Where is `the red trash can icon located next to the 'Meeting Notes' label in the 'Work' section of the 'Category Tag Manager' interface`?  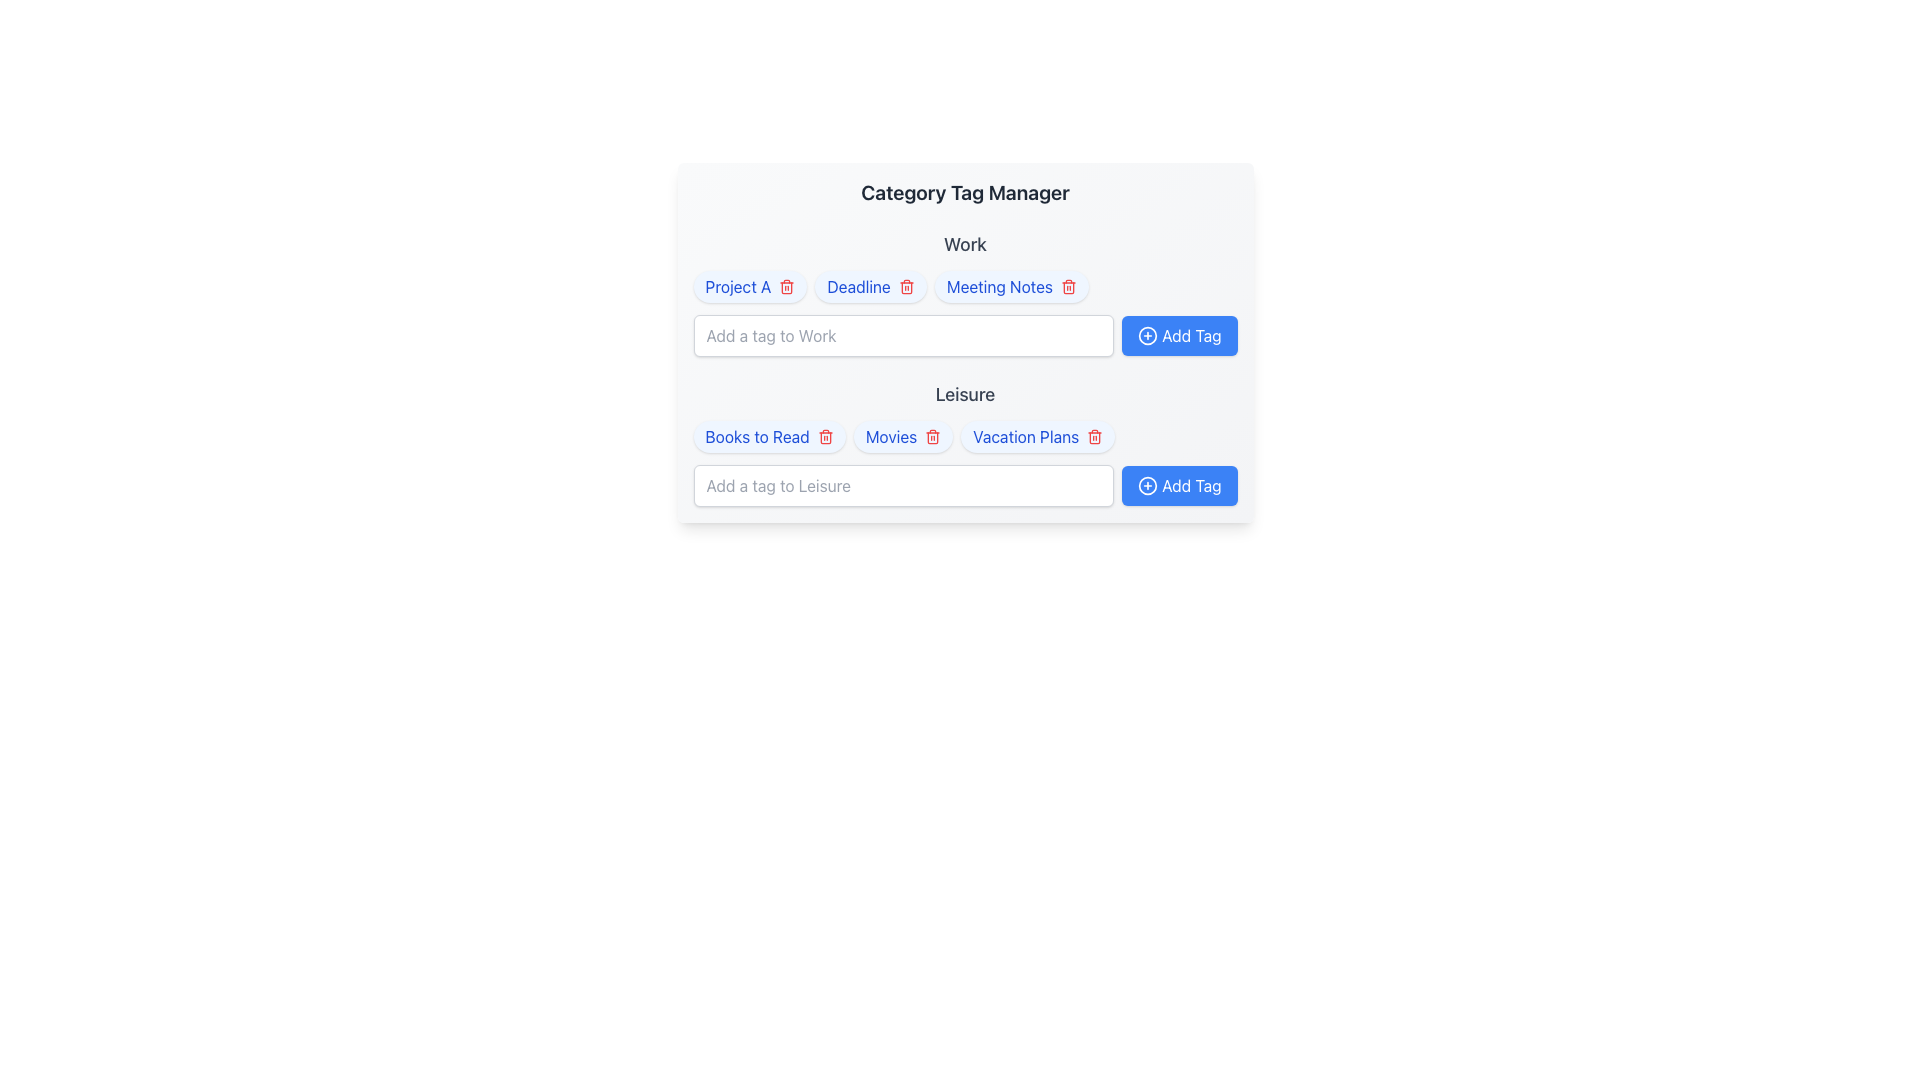 the red trash can icon located next to the 'Meeting Notes' label in the 'Work' section of the 'Category Tag Manager' interface is located at coordinates (1067, 288).